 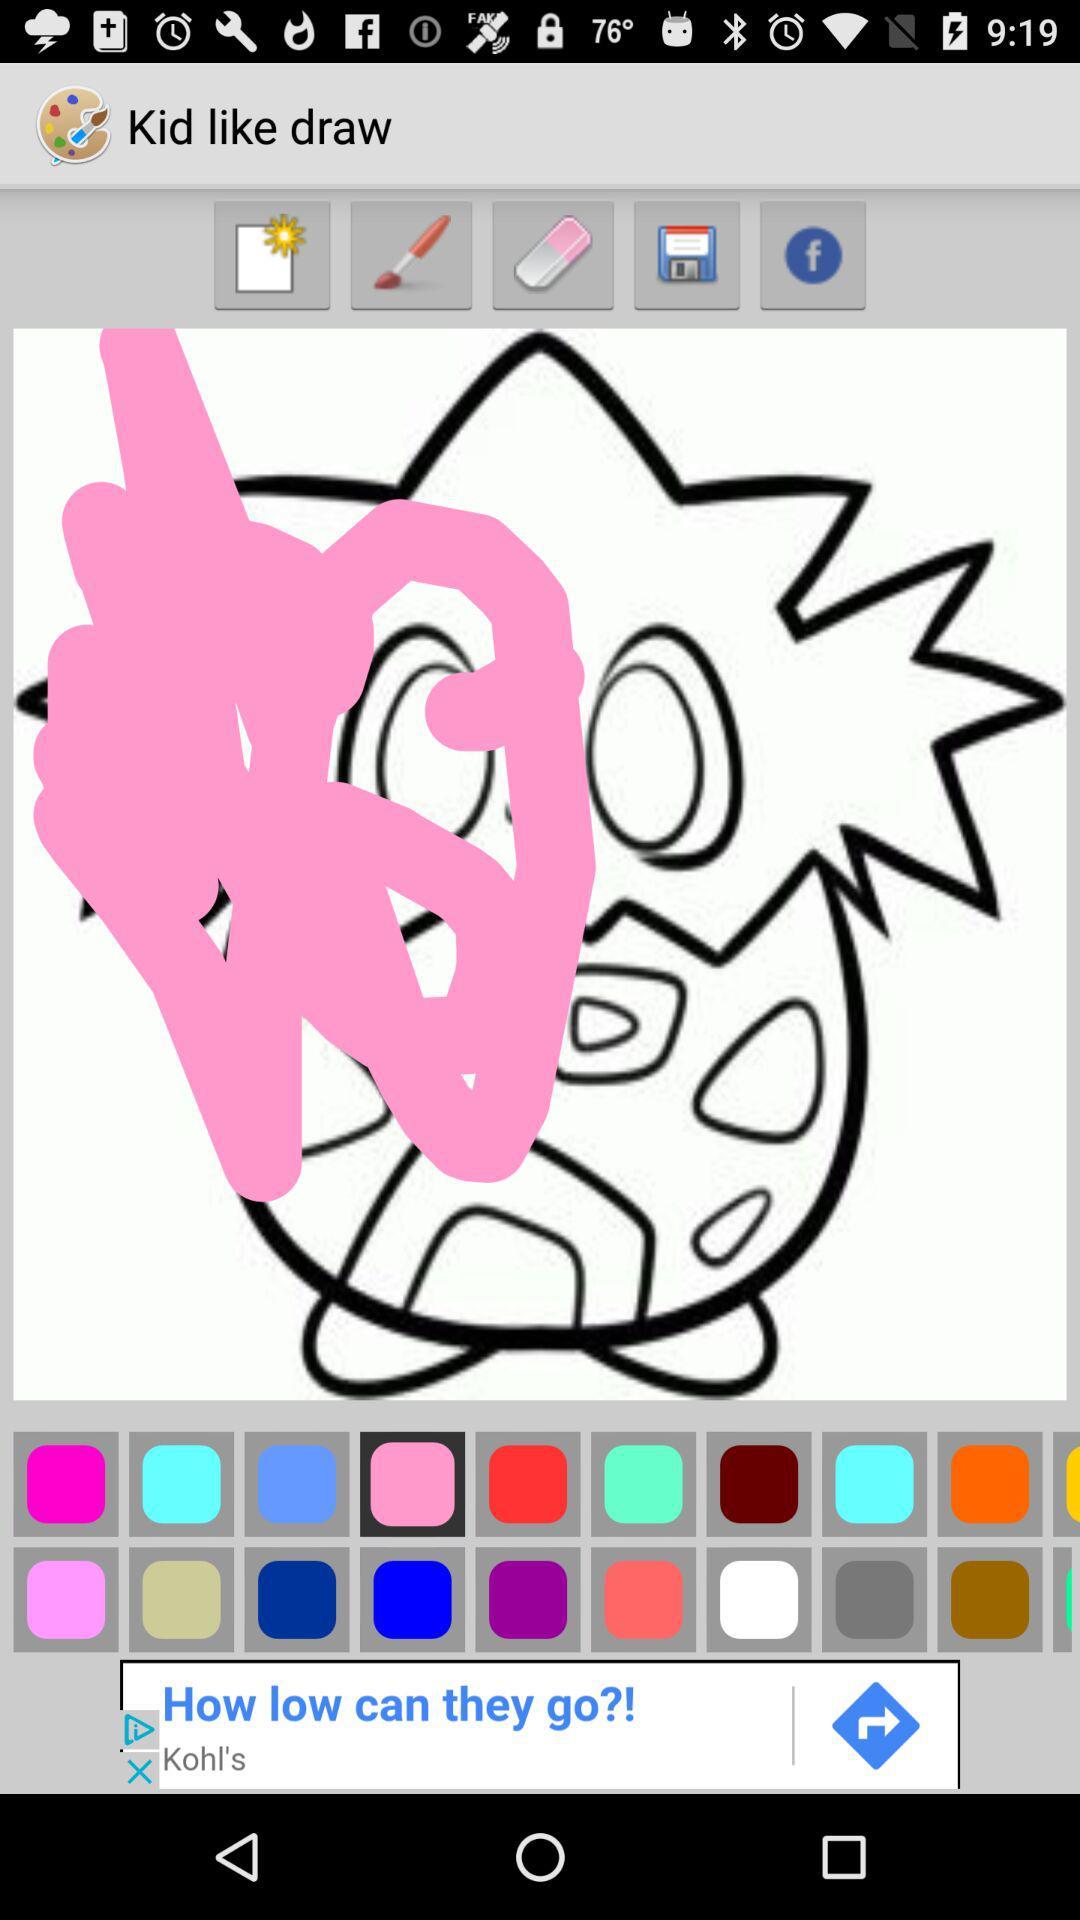 What do you see at coordinates (64, 1711) in the screenshot?
I see `the avatar icon` at bounding box center [64, 1711].